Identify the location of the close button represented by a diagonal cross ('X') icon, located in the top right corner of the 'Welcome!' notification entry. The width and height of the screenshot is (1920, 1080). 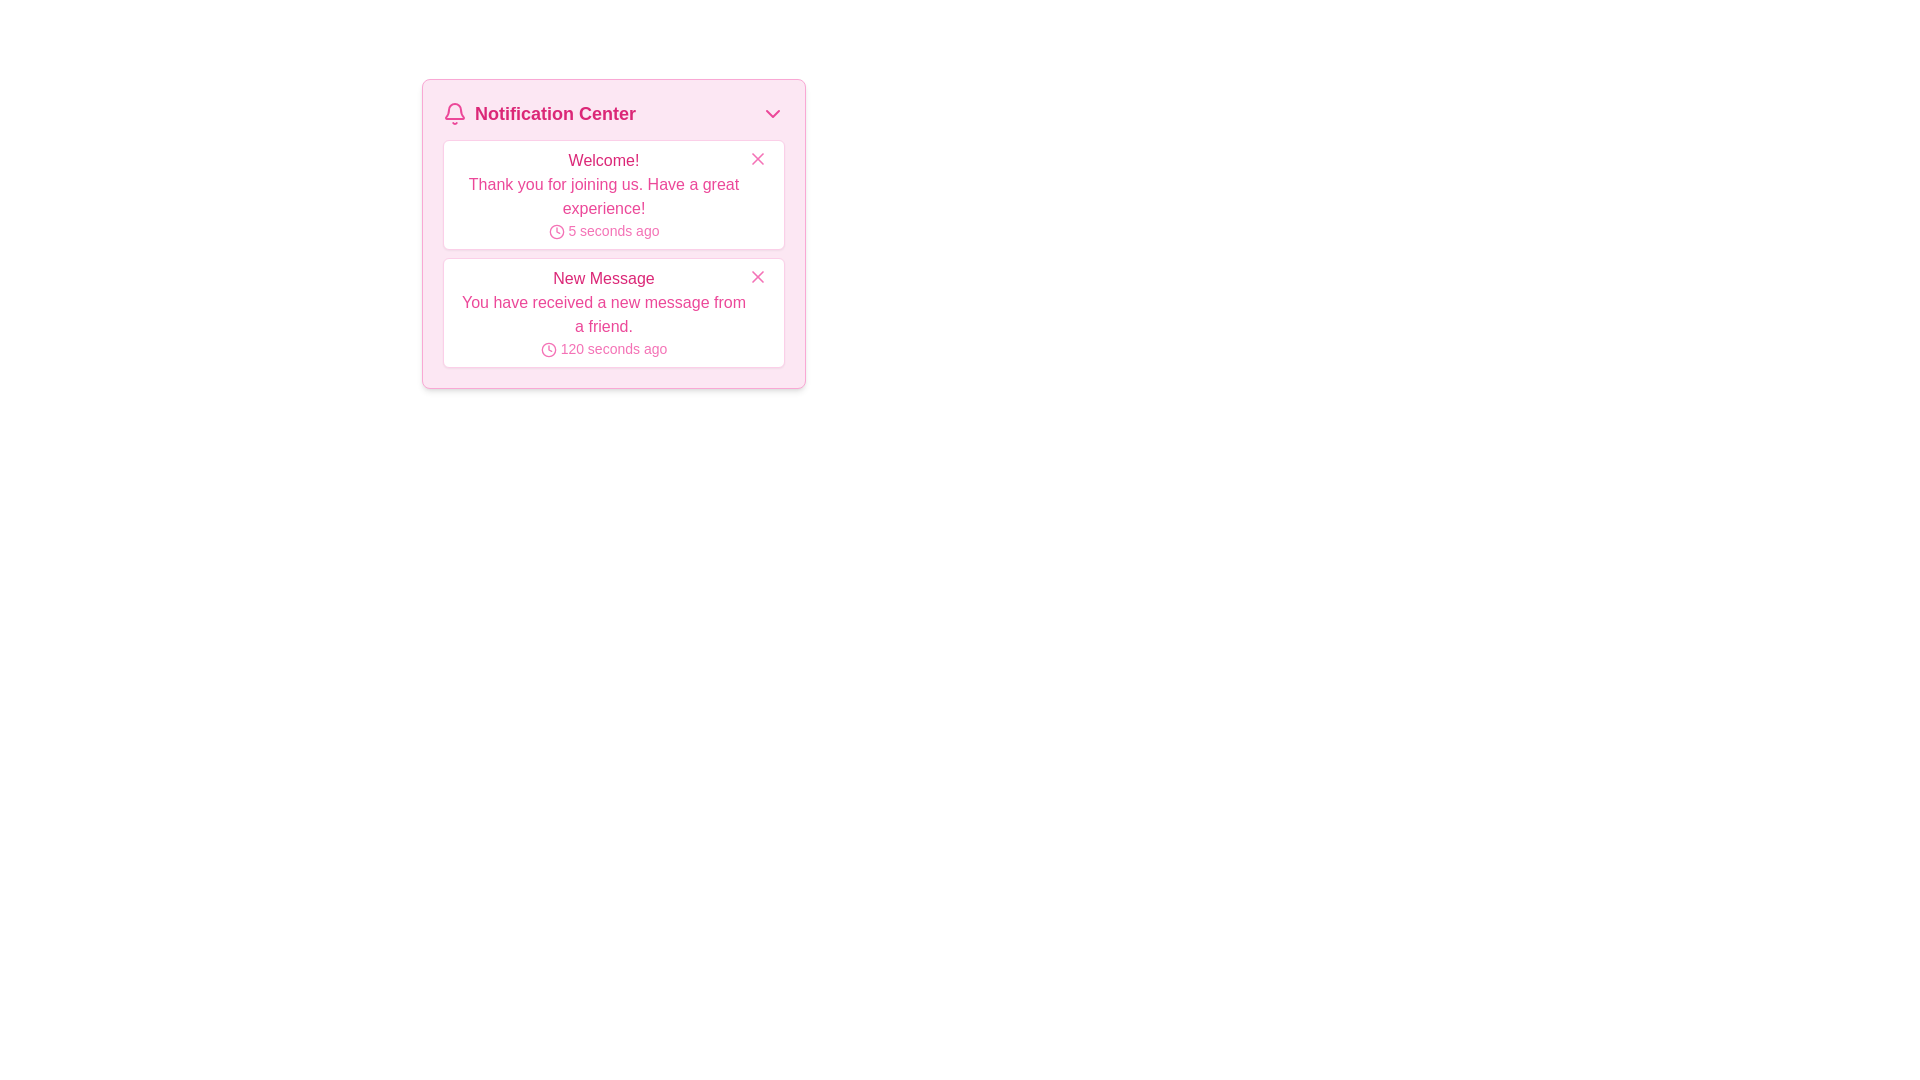
(757, 157).